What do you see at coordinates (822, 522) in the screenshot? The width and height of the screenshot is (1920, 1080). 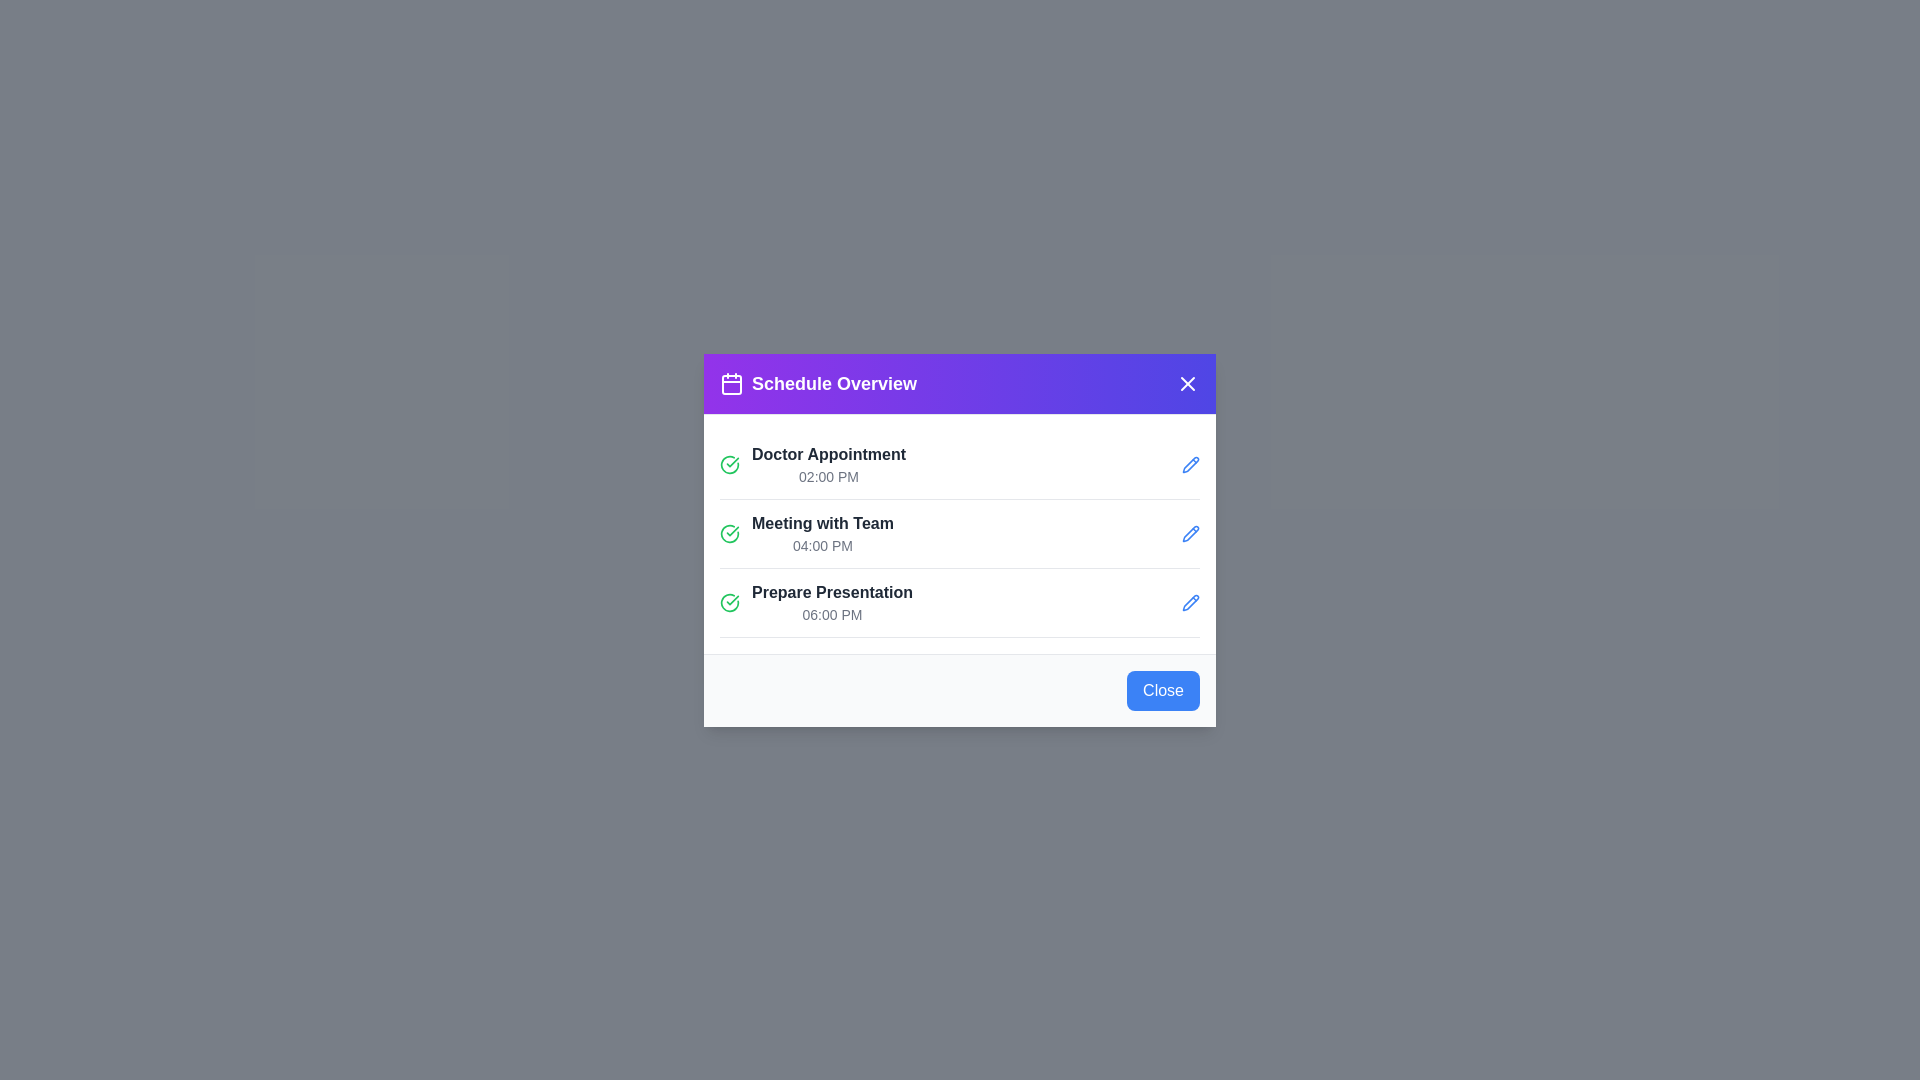 I see `the text label that reads 'Meeting with Team', which is styled in bold dark gray and positioned above the time label '04:00 PM' in the schedule list interface` at bounding box center [822, 522].